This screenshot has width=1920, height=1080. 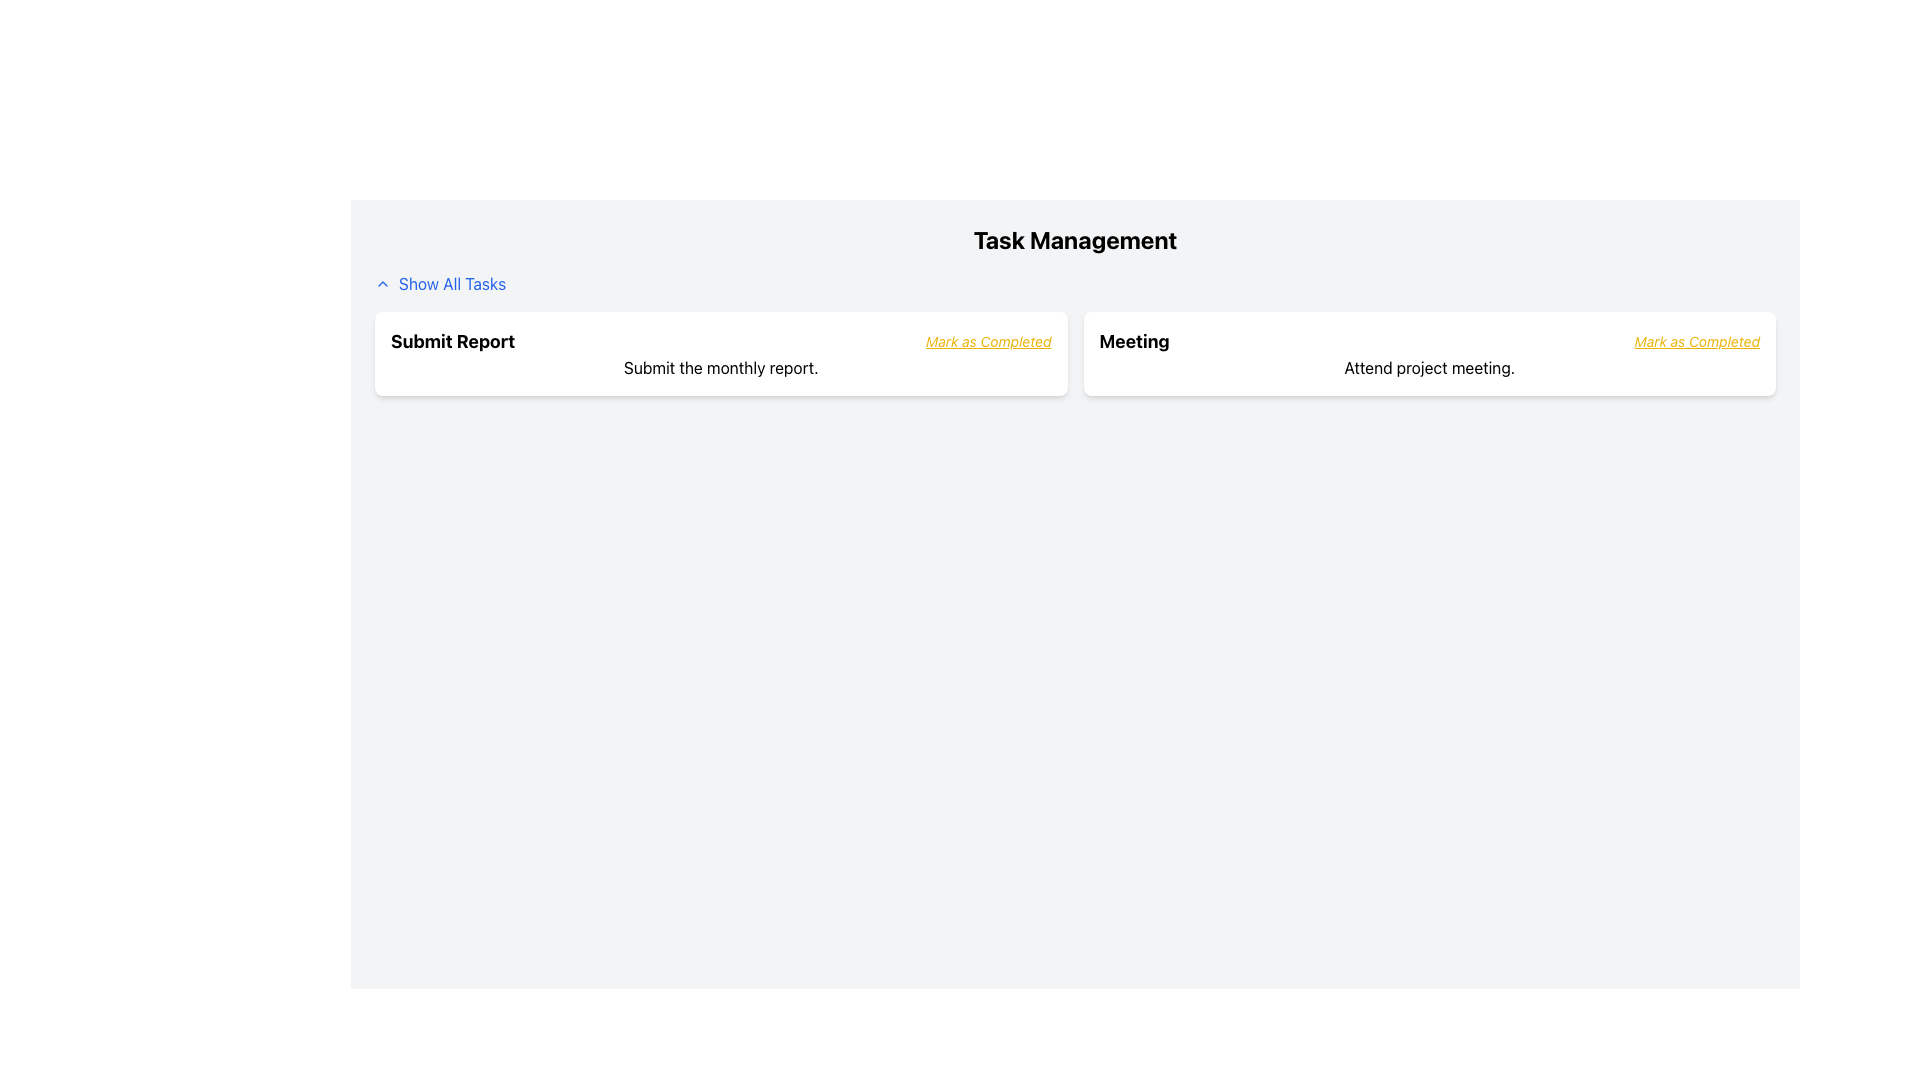 What do you see at coordinates (988, 341) in the screenshot?
I see `the interactive text link labeled 'Mark as Completed', which is styled in italic, underlined, and yellow, to mark the task as completed` at bounding box center [988, 341].